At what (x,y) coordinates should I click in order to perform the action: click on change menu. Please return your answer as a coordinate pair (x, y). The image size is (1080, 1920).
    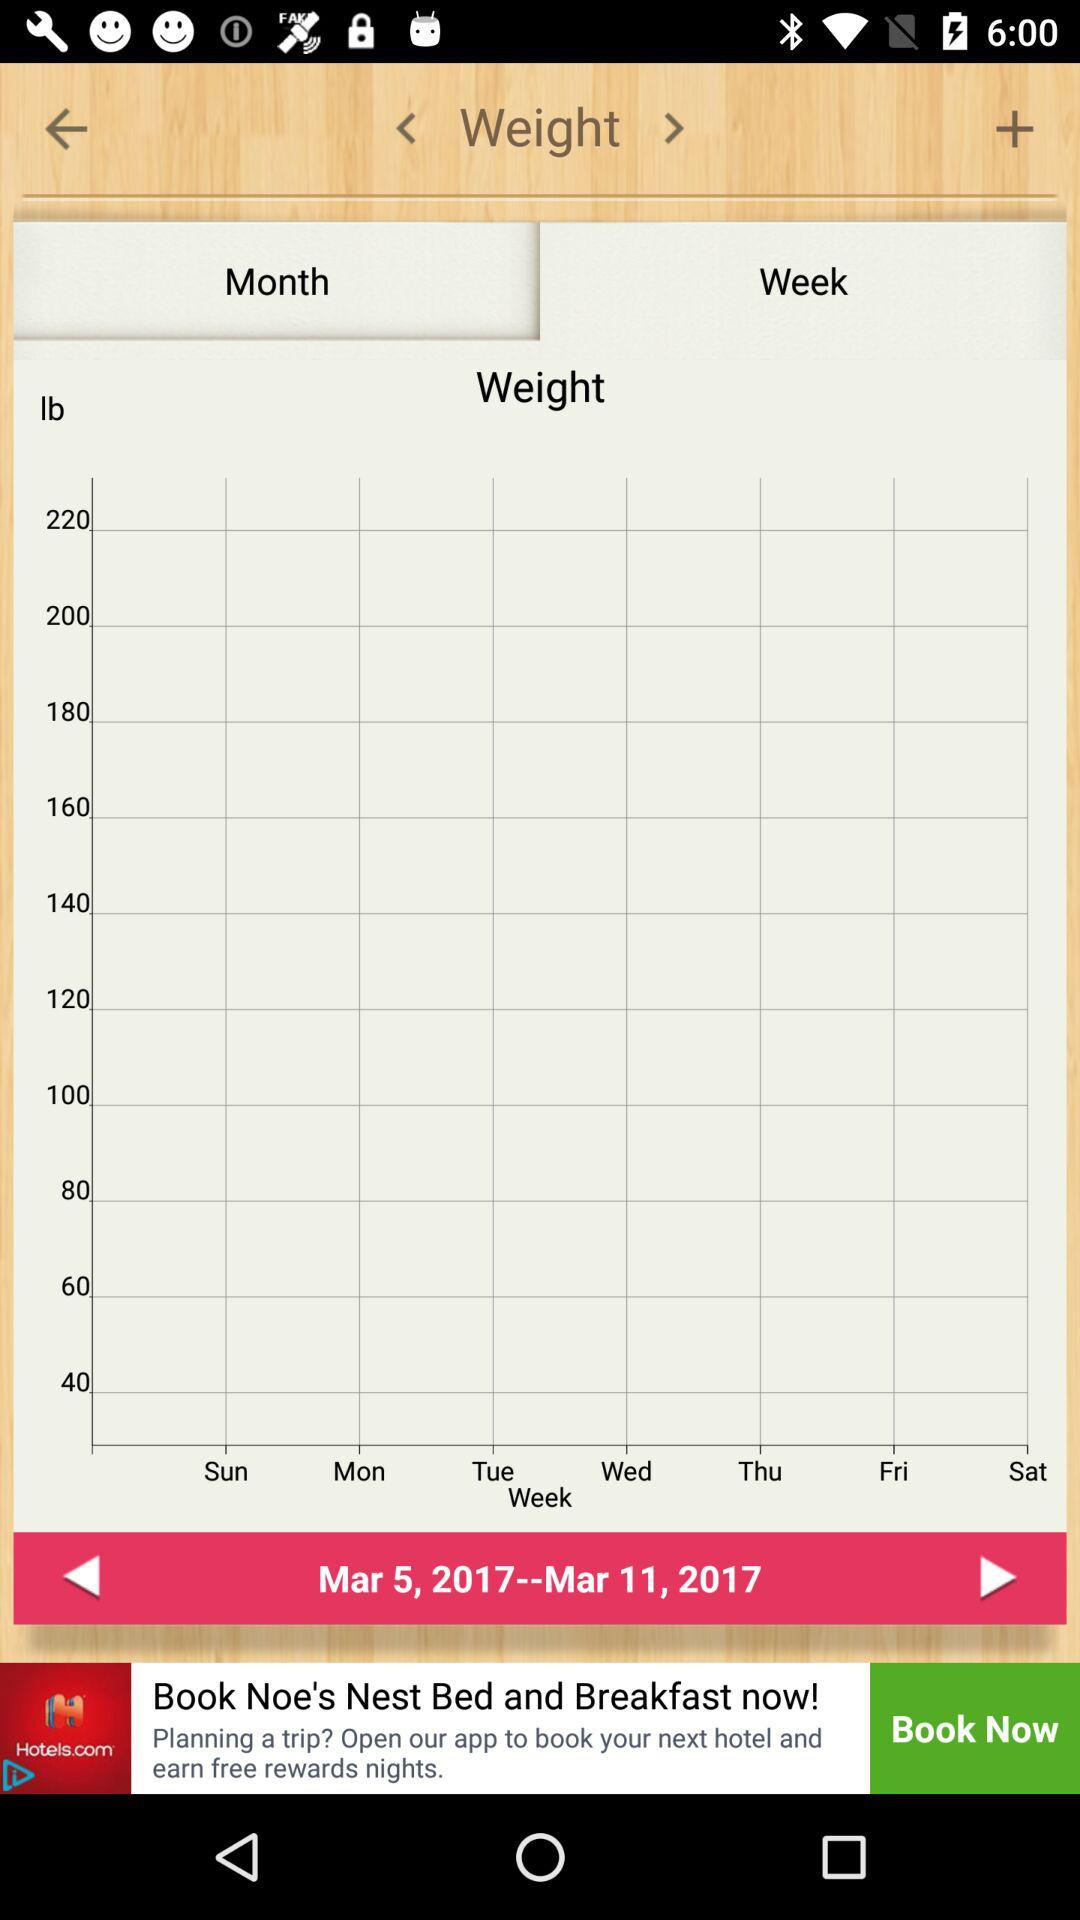
    Looking at the image, I should click on (673, 127).